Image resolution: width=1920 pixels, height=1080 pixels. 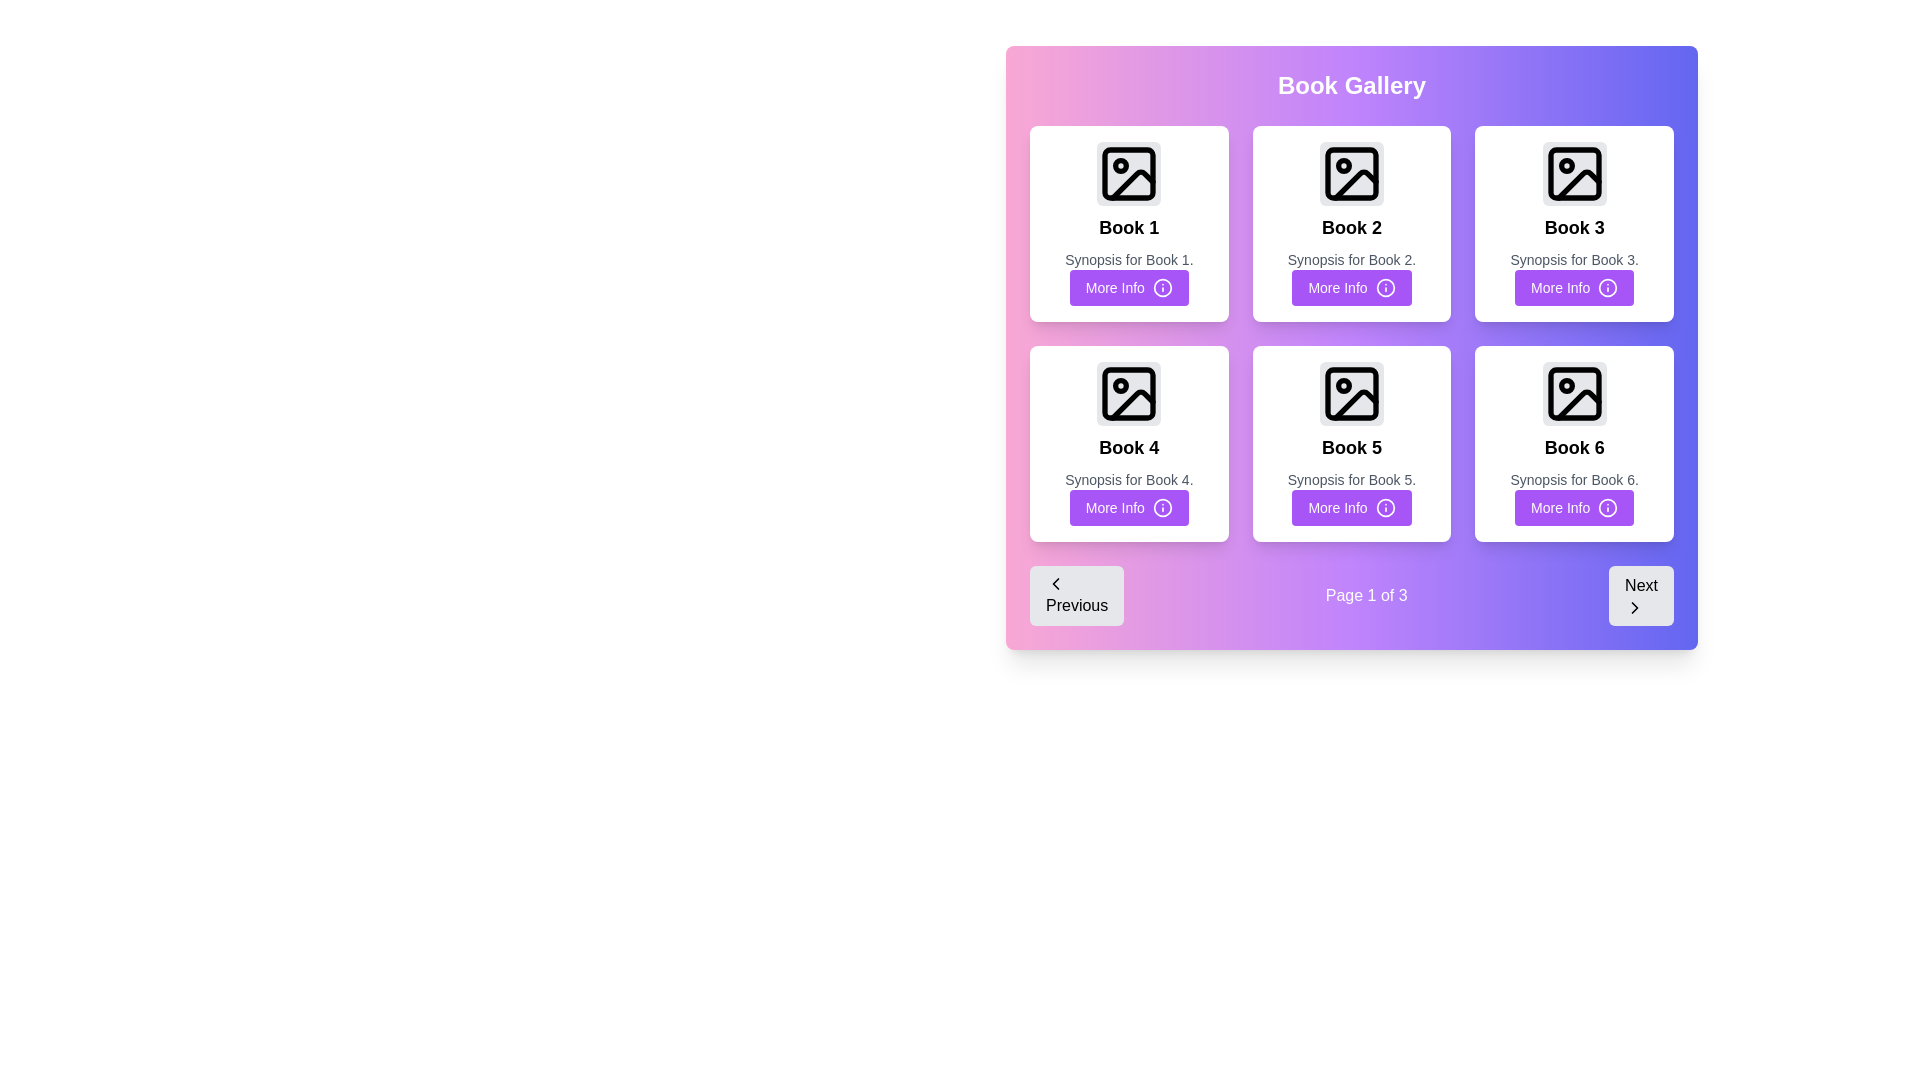 What do you see at coordinates (1344, 164) in the screenshot?
I see `the circle graphic element within the SVG representing the image icon for 'Book 2' in the first row, second column of the grid` at bounding box center [1344, 164].